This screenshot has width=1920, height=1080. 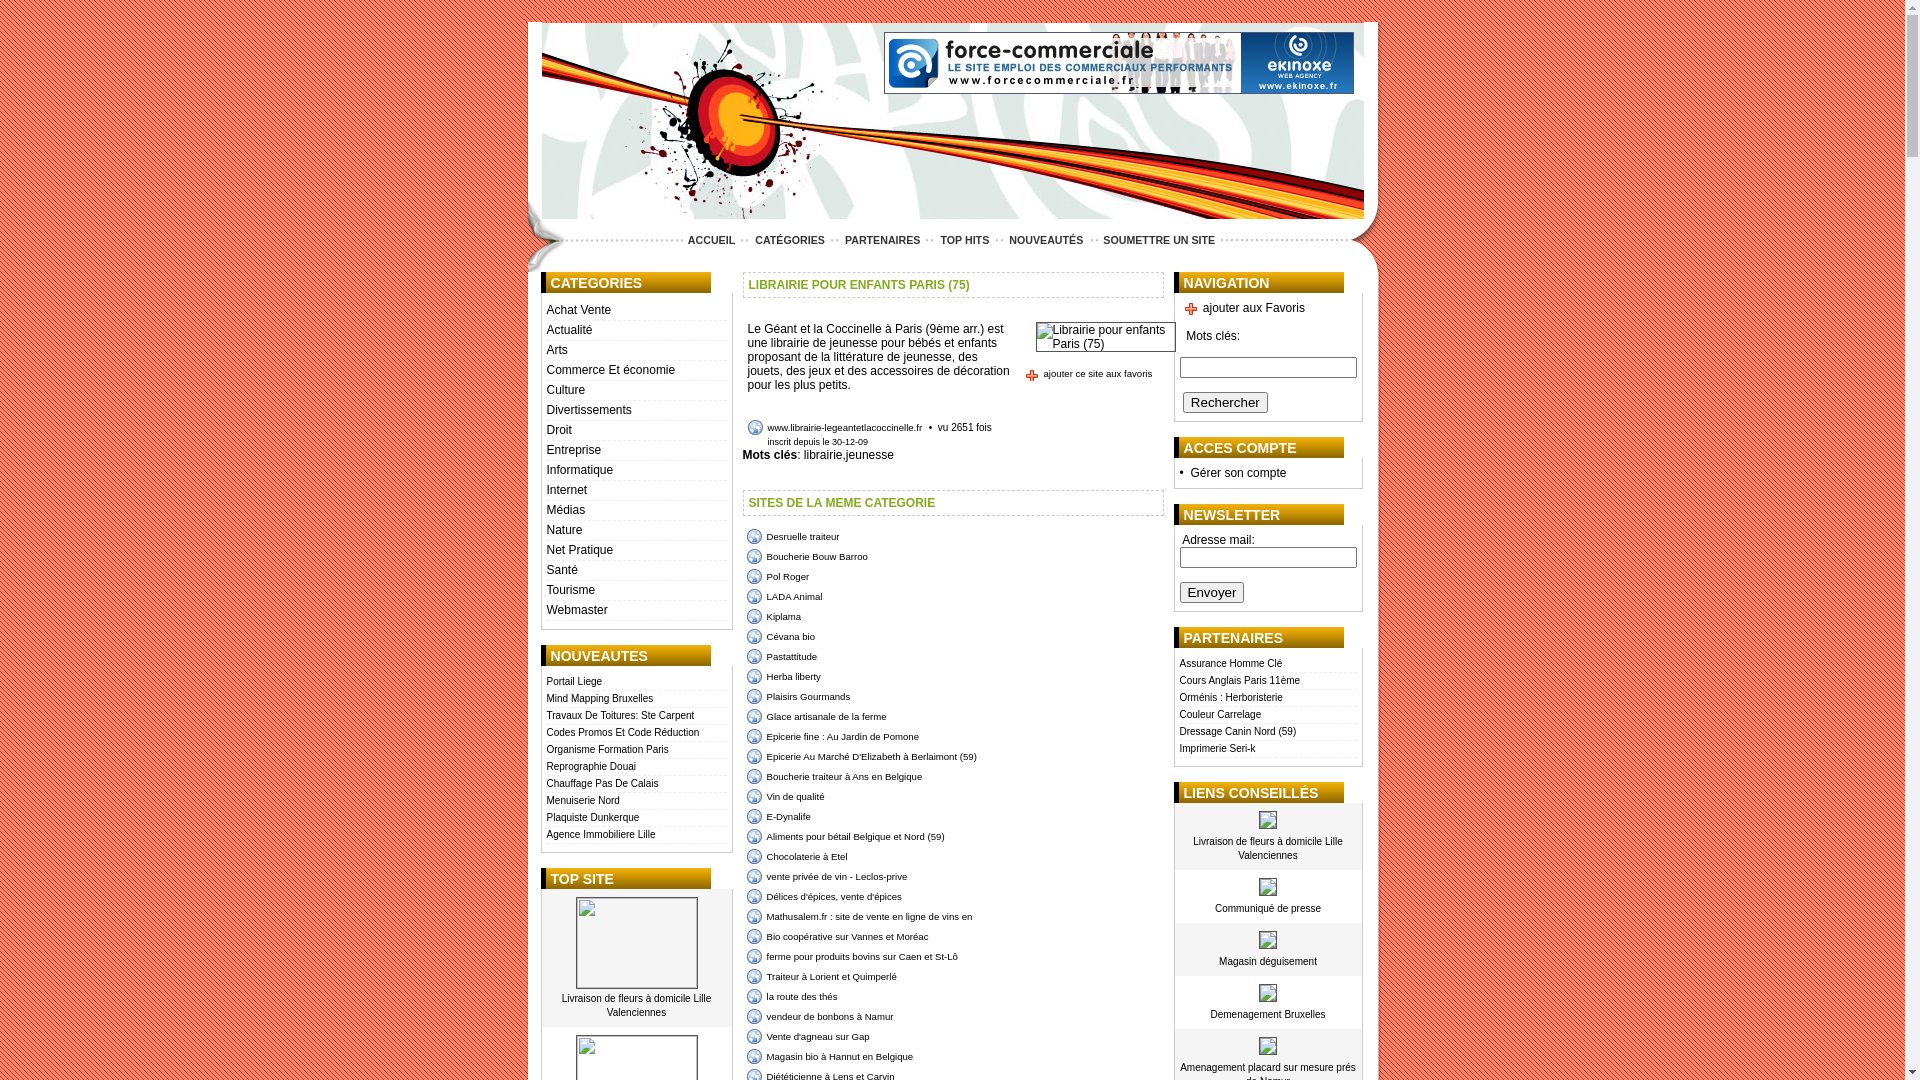 I want to click on 'Droit', so click(x=634, y=430).